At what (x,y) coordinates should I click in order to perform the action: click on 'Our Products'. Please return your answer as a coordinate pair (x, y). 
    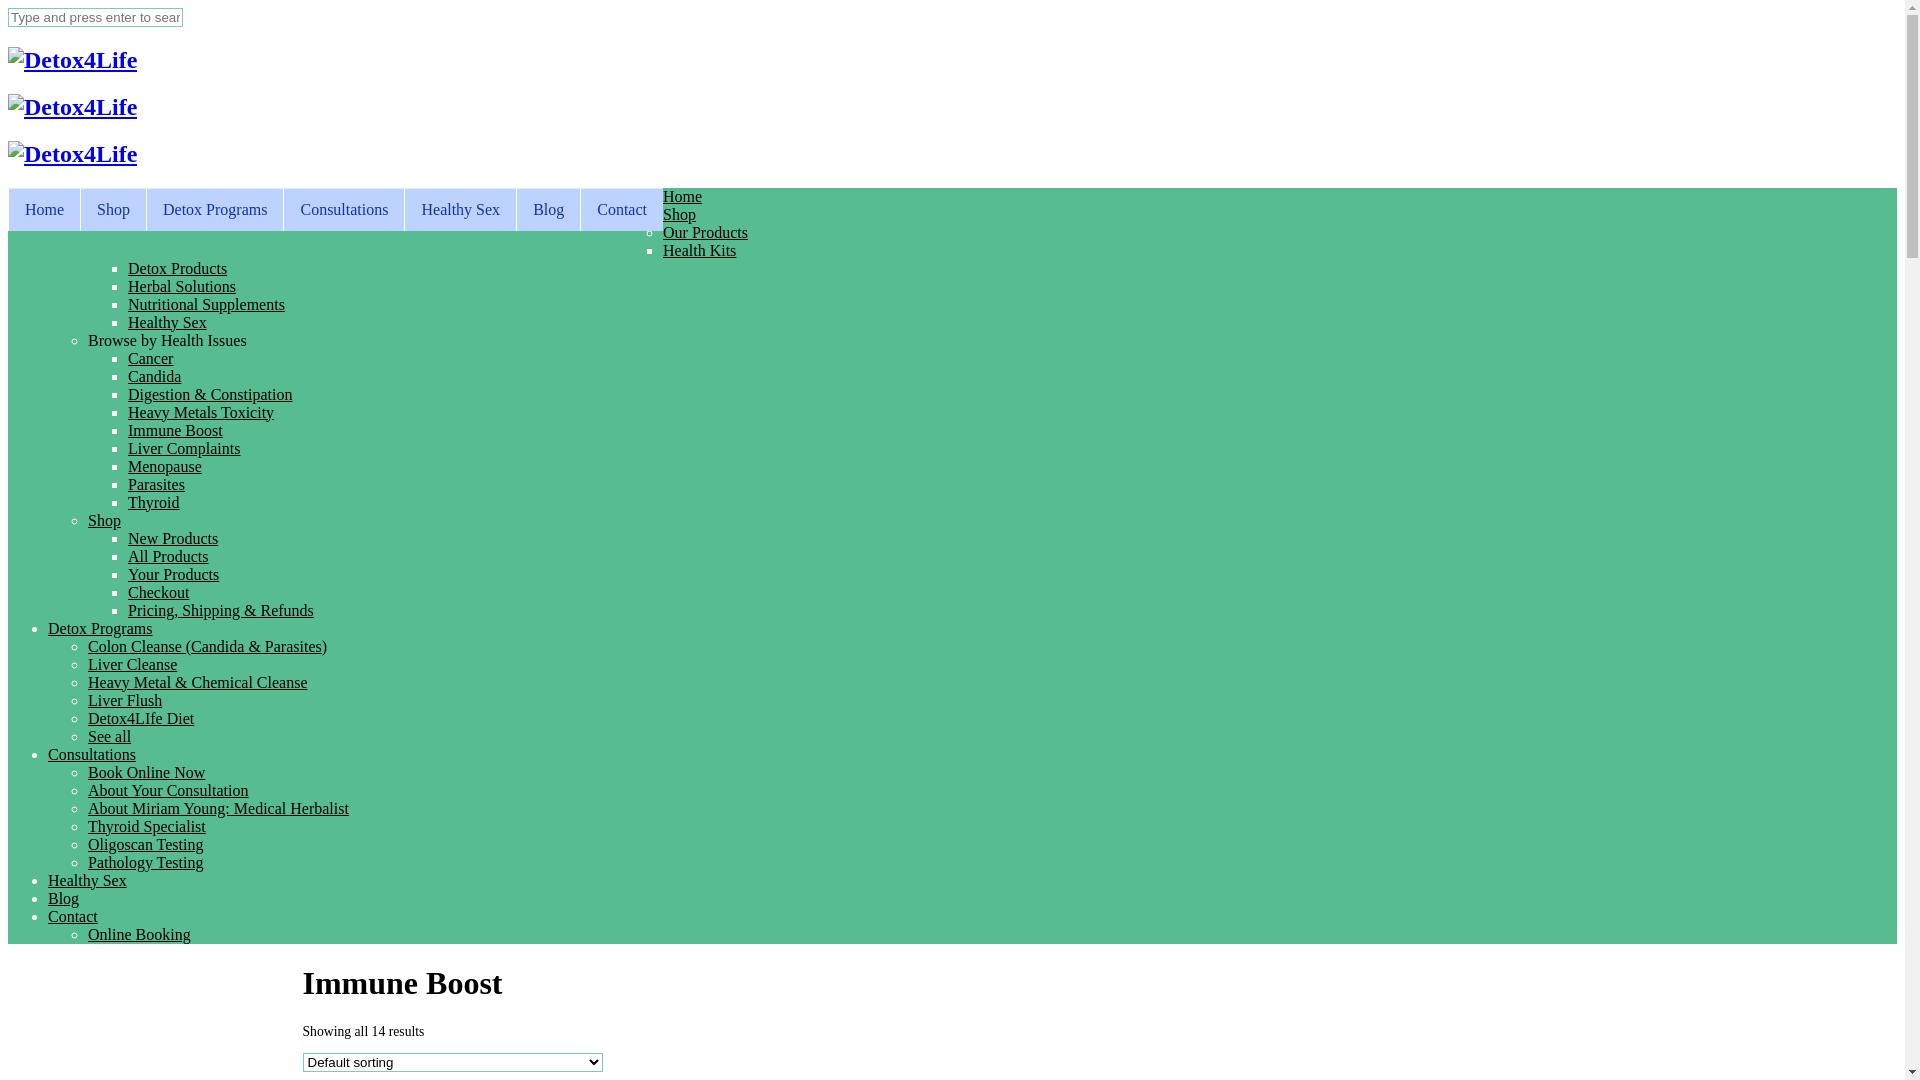
    Looking at the image, I should click on (705, 231).